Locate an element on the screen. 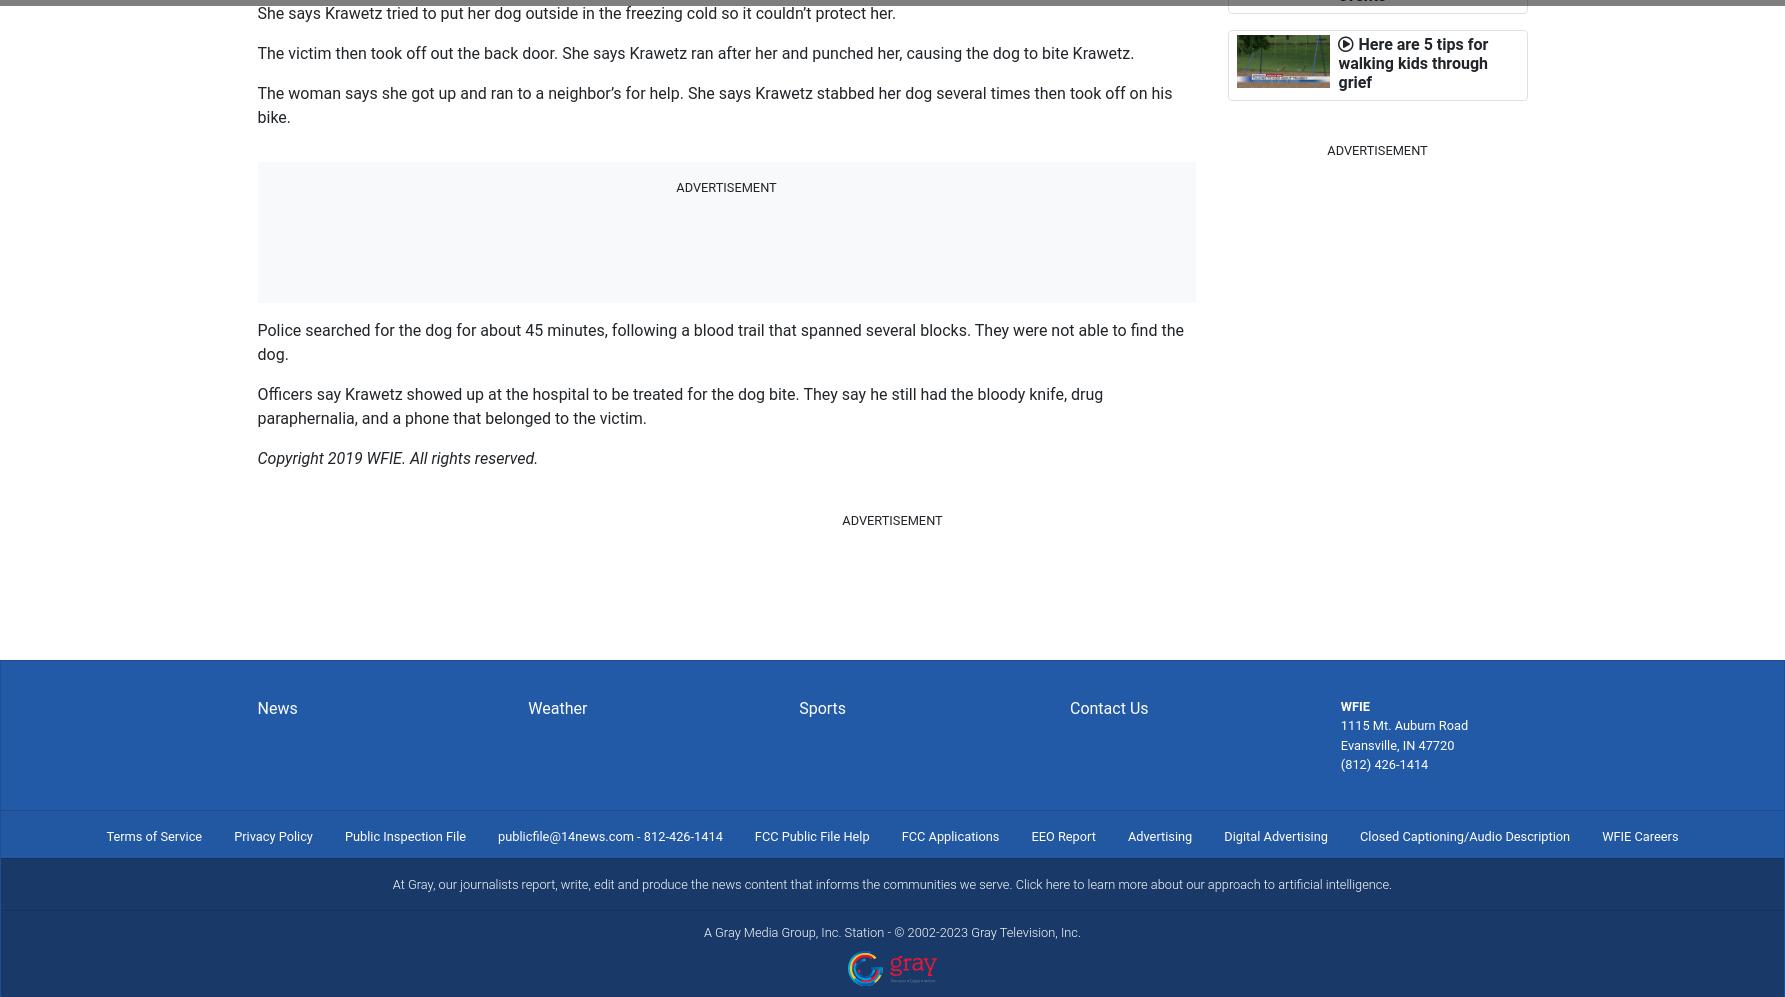  'The victim then took off out the back door. She says Krawetz ran after her and punched her, causing the dog to bite Krawetz.' is located at coordinates (694, 51).